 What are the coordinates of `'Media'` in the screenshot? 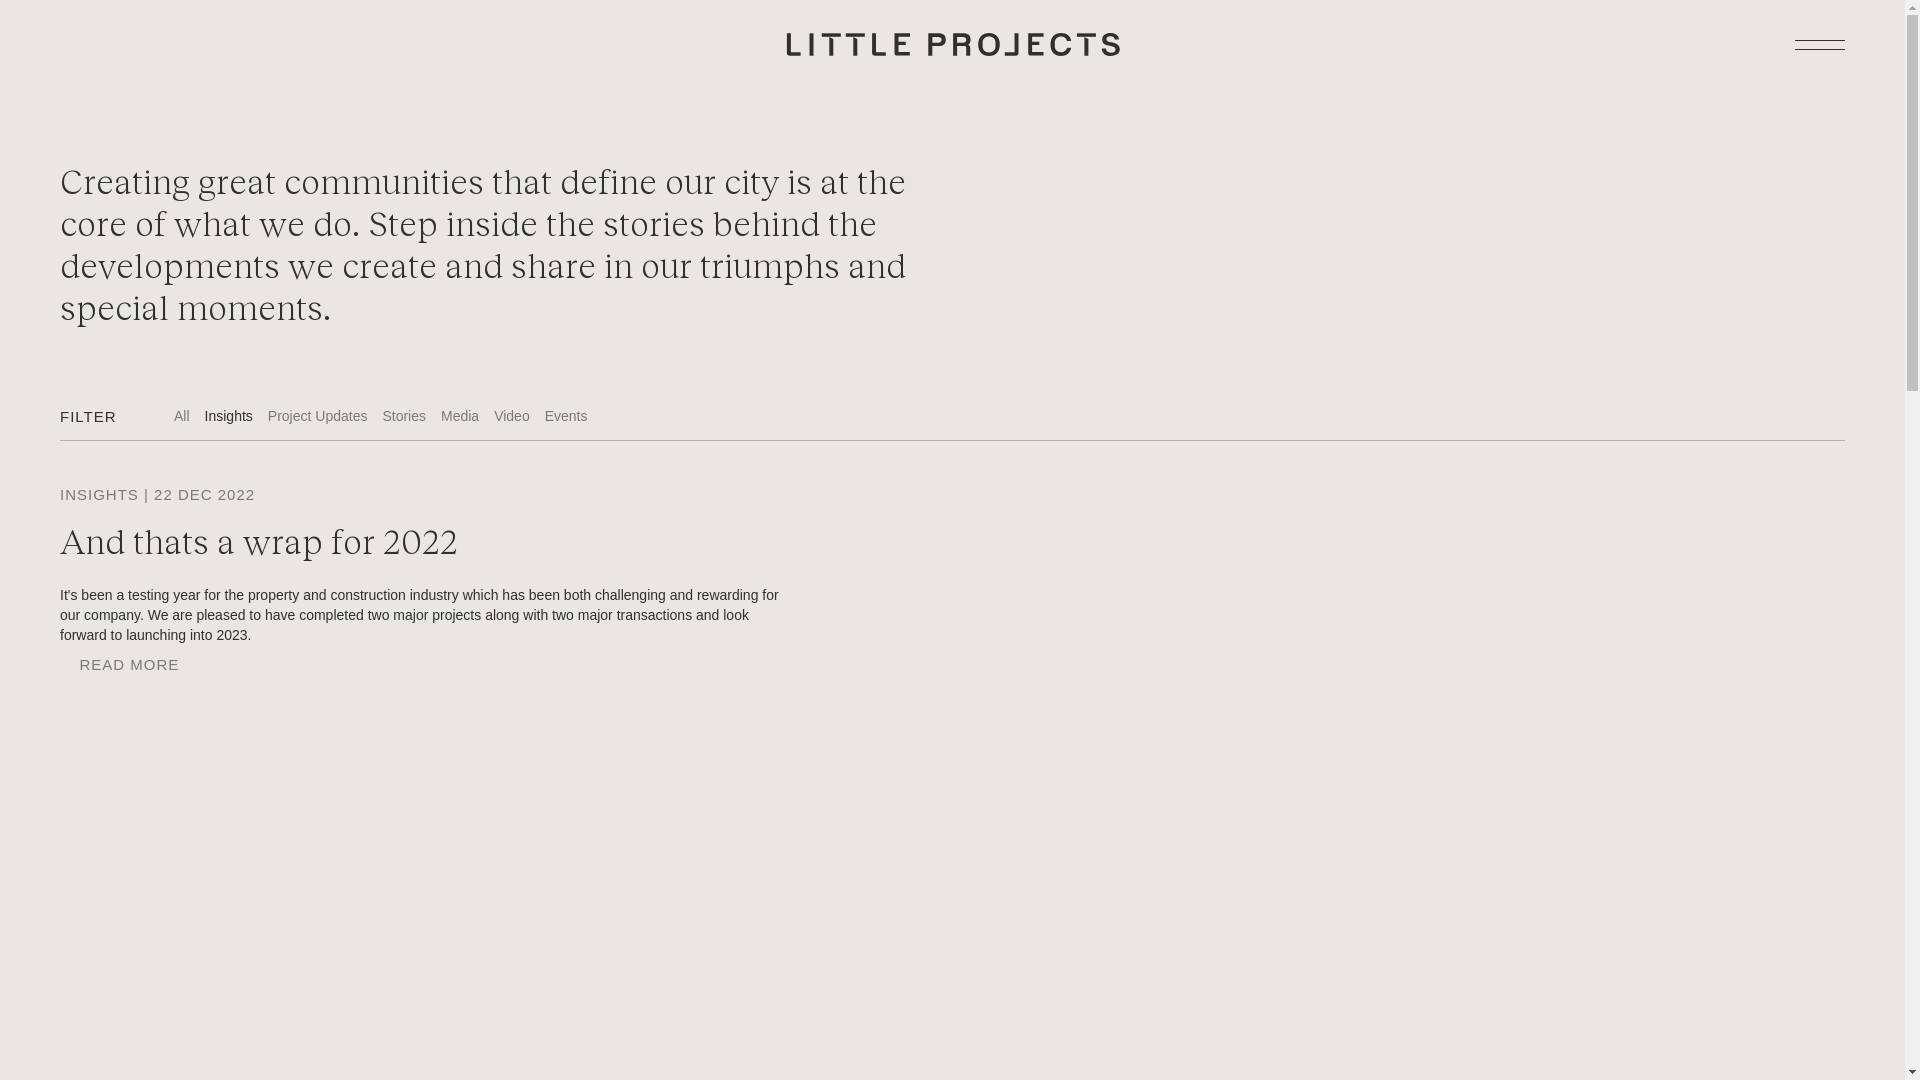 It's located at (459, 415).